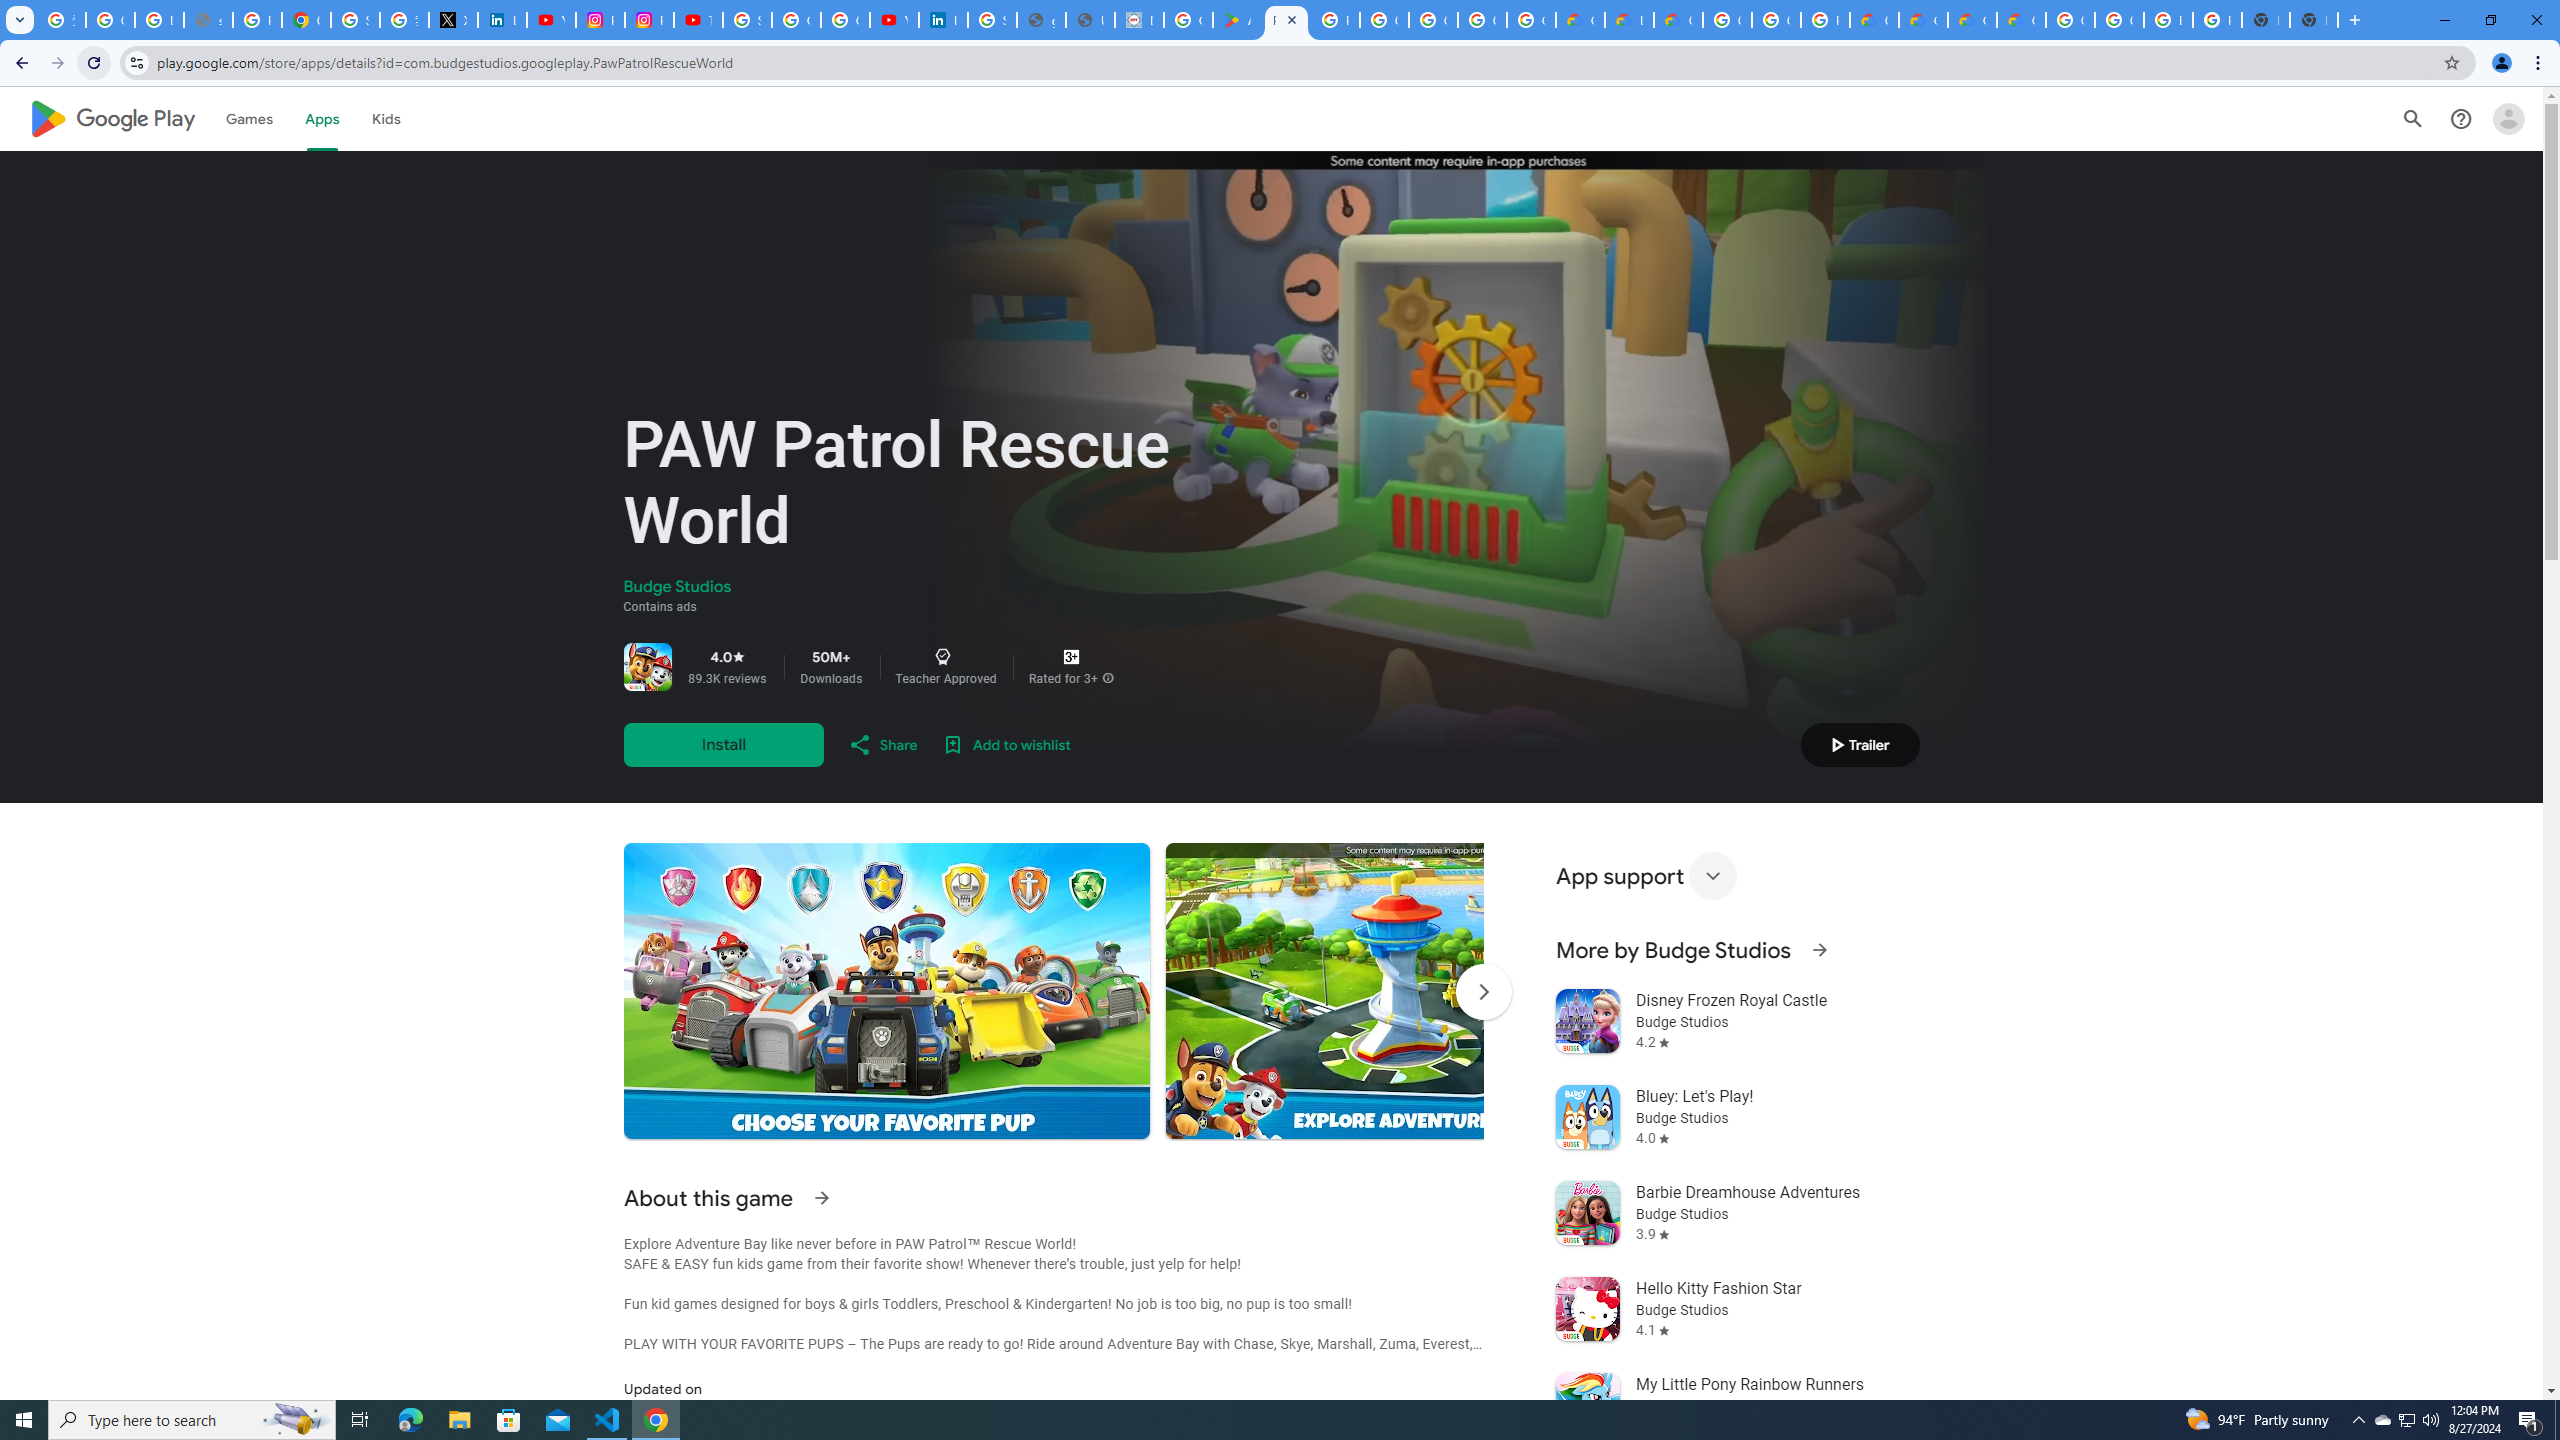  Describe the element at coordinates (1972, 19) in the screenshot. I see `'Google Cloud Pricing Calculator'` at that location.